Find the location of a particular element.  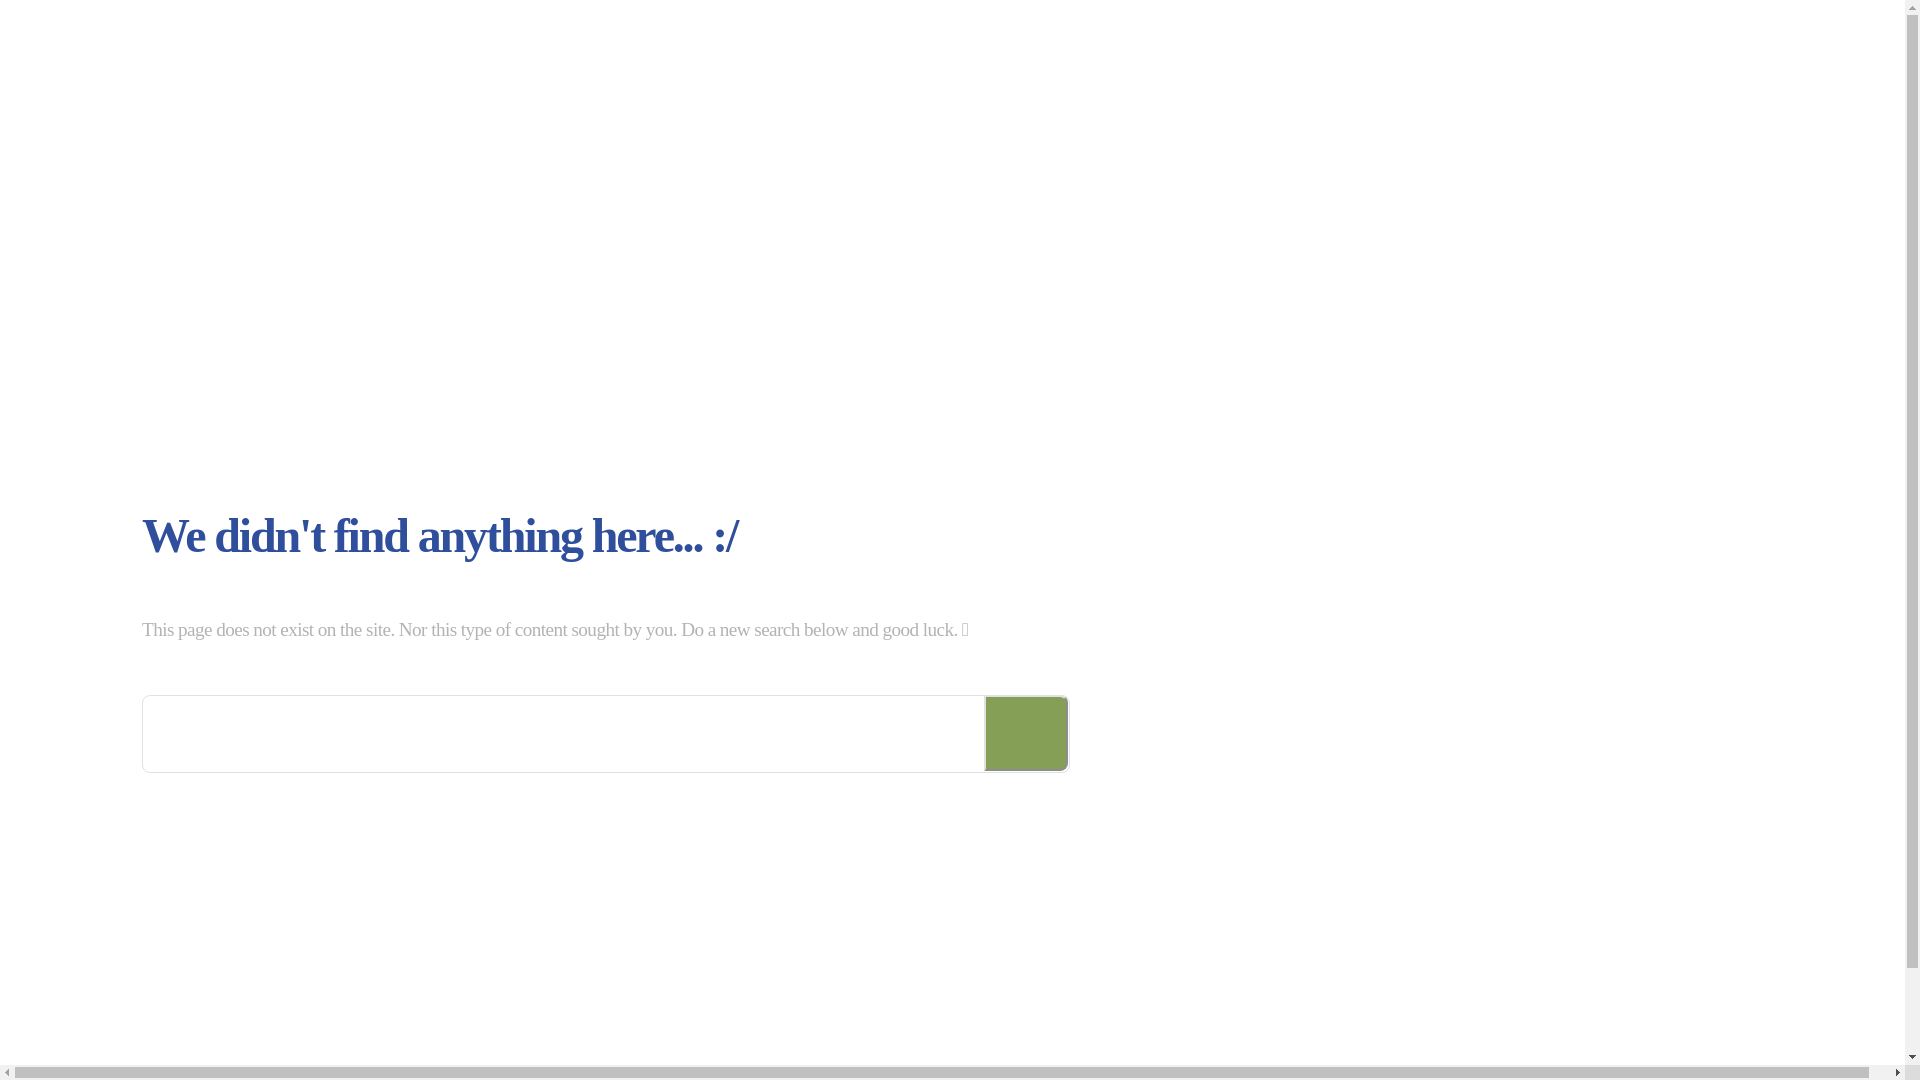

'Linkedin' is located at coordinates (1544, 1054).